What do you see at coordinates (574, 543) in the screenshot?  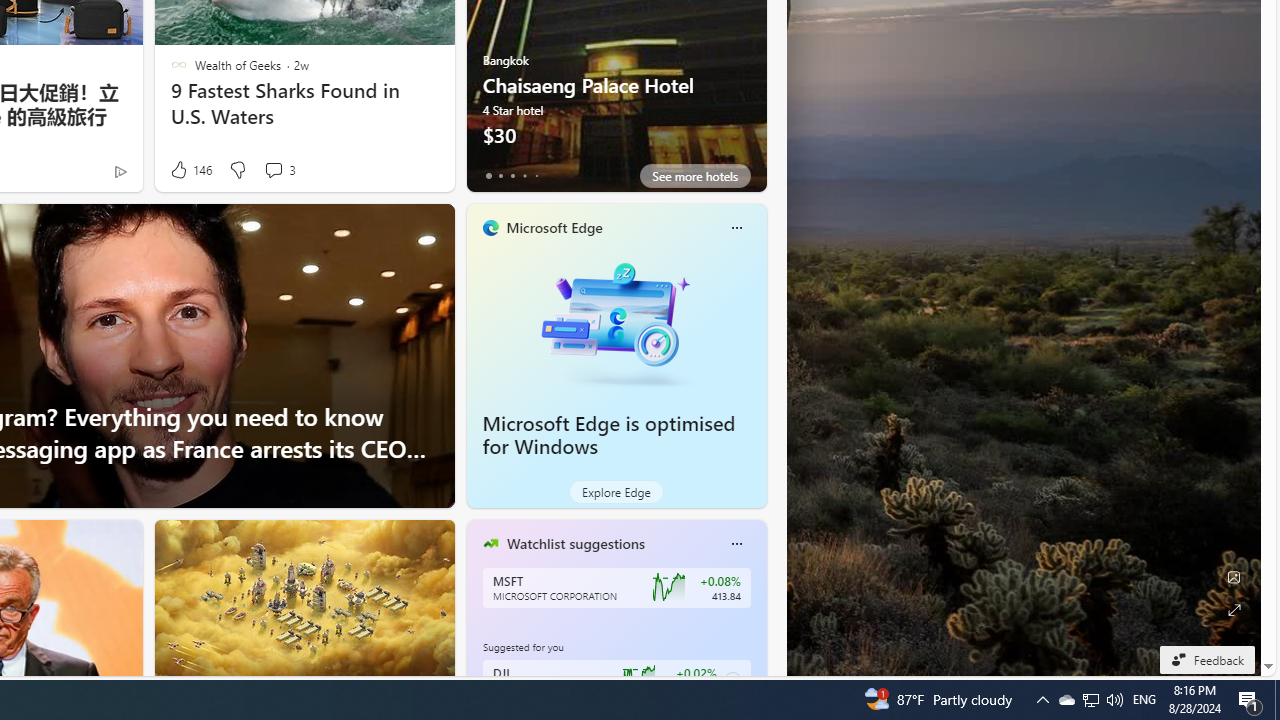 I see `'Watchlist suggestions'` at bounding box center [574, 543].